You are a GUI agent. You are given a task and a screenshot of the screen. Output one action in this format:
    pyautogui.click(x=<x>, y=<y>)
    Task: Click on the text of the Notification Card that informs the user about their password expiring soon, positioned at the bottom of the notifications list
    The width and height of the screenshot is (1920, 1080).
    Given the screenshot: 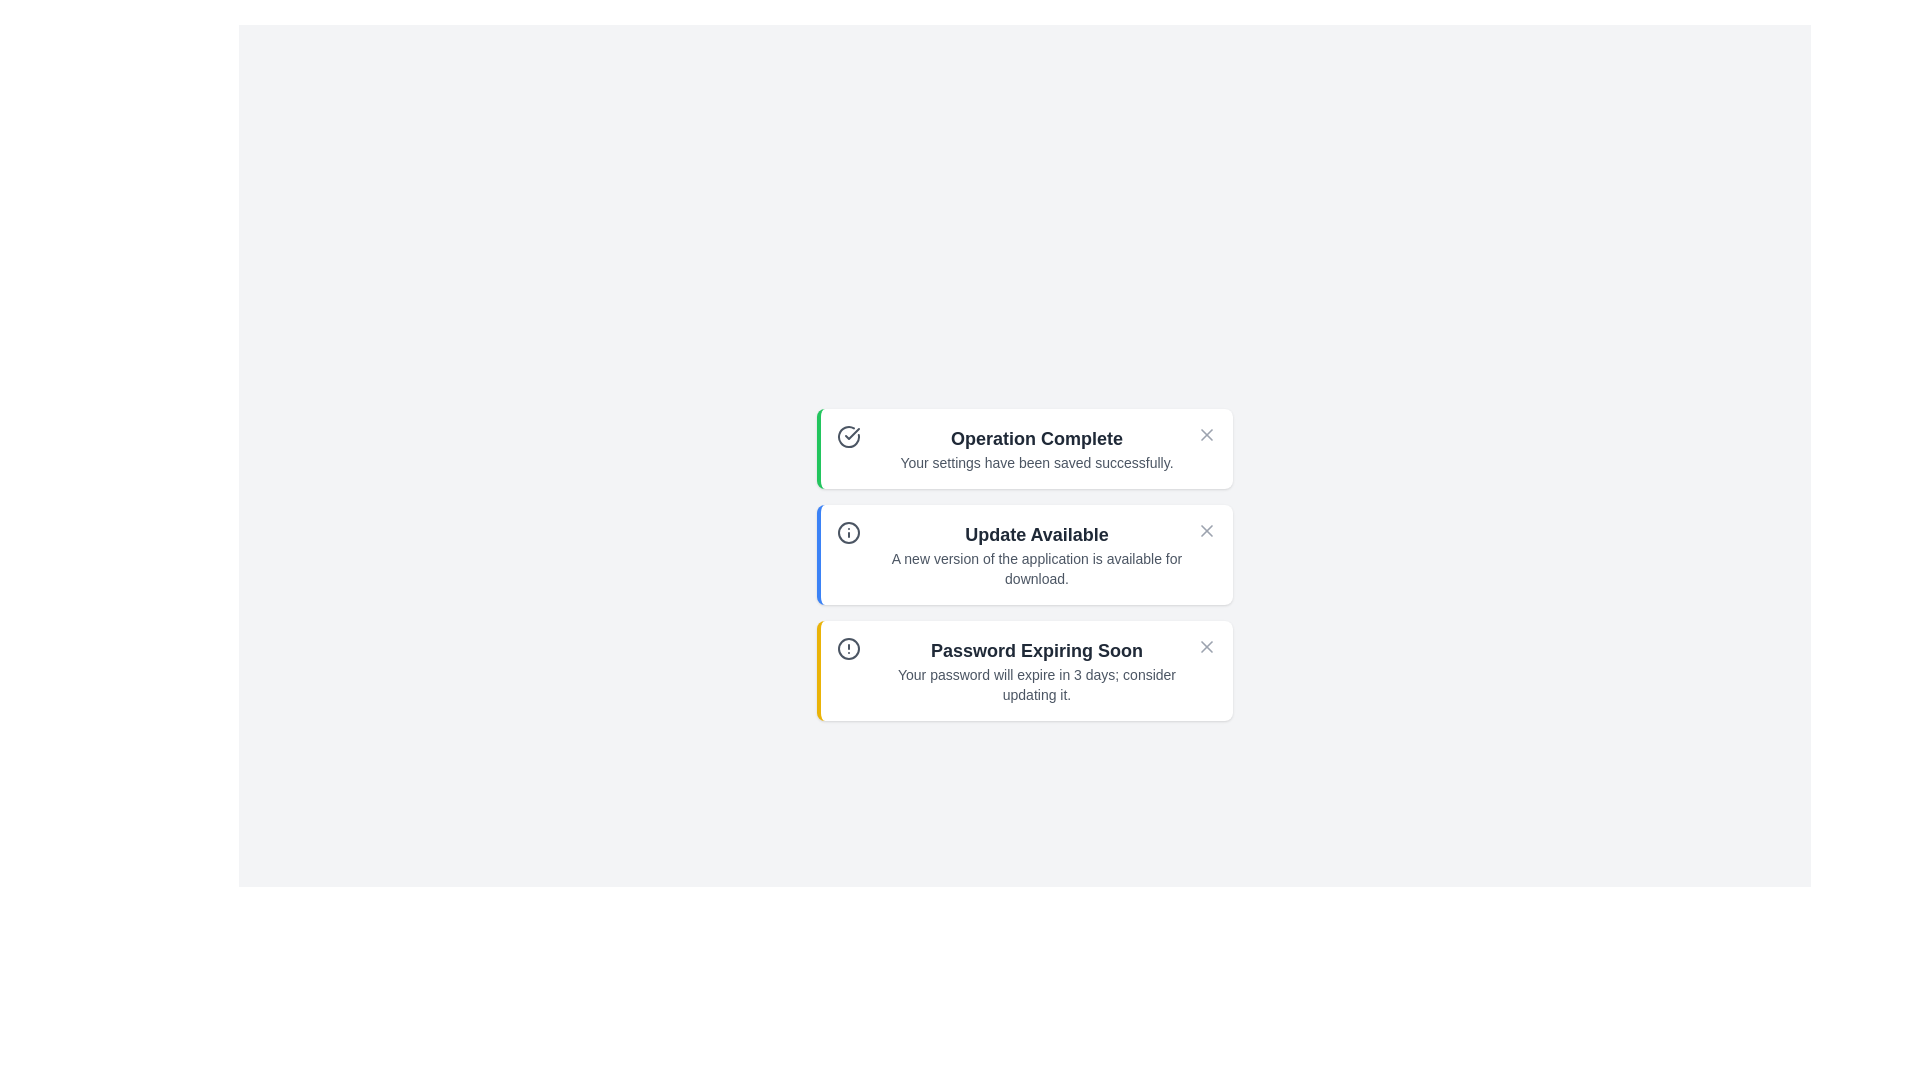 What is the action you would take?
    pyautogui.click(x=1025, y=671)
    